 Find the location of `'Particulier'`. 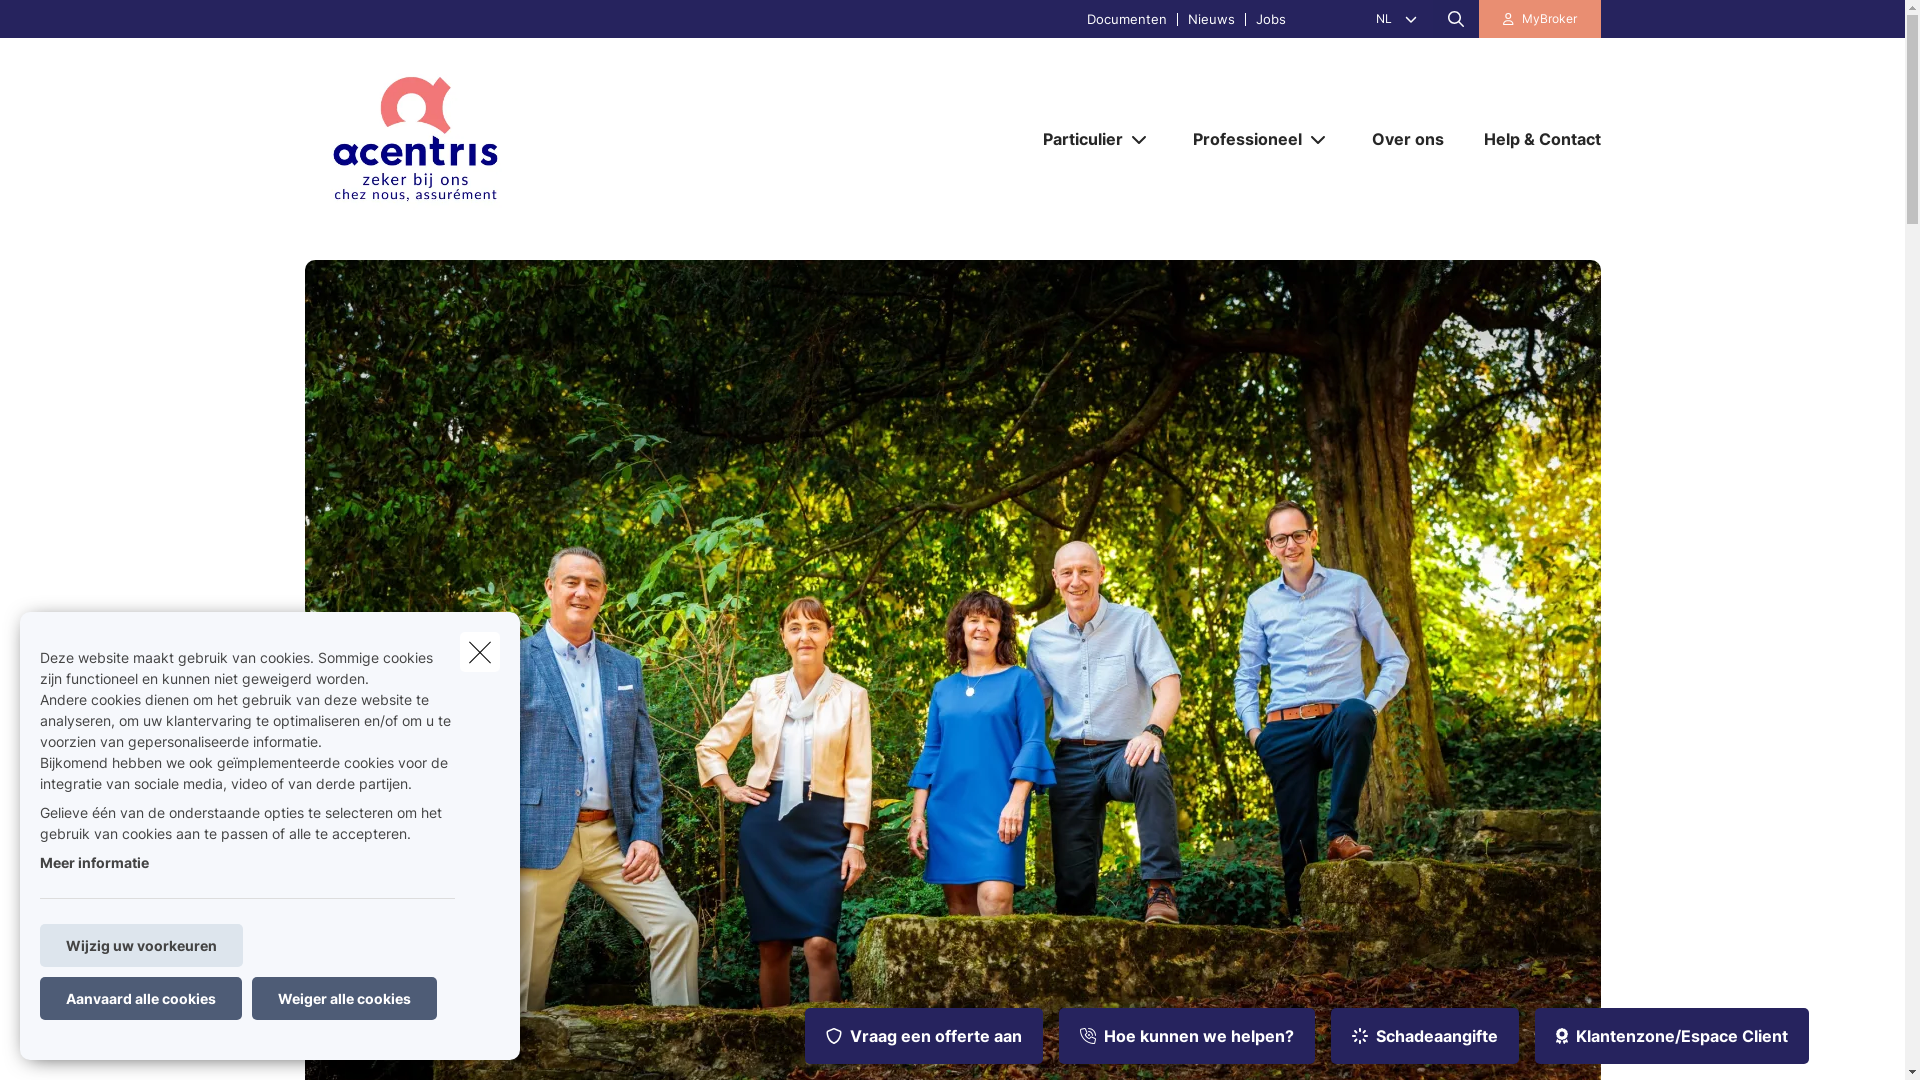

'Particulier' is located at coordinates (1073, 137).